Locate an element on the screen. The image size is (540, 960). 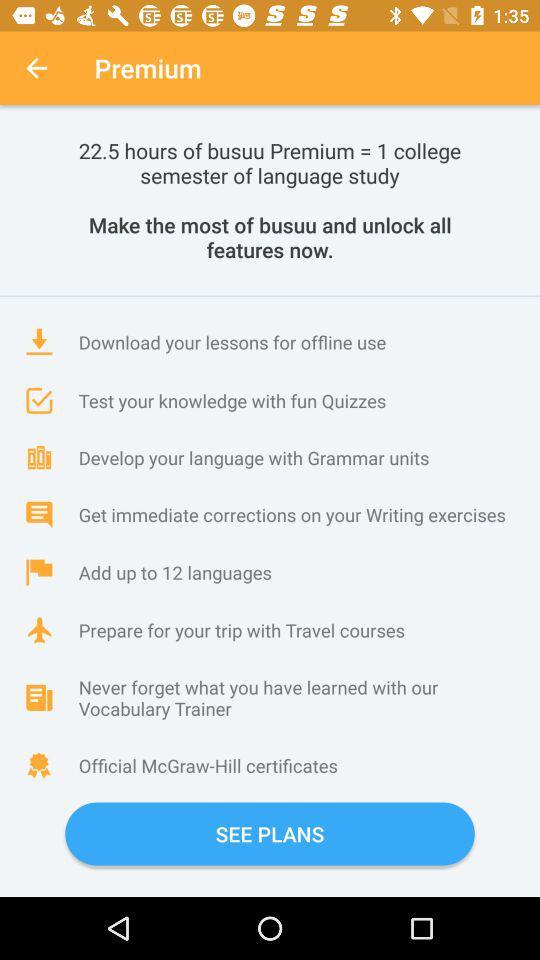
the app next to the premium item is located at coordinates (36, 68).